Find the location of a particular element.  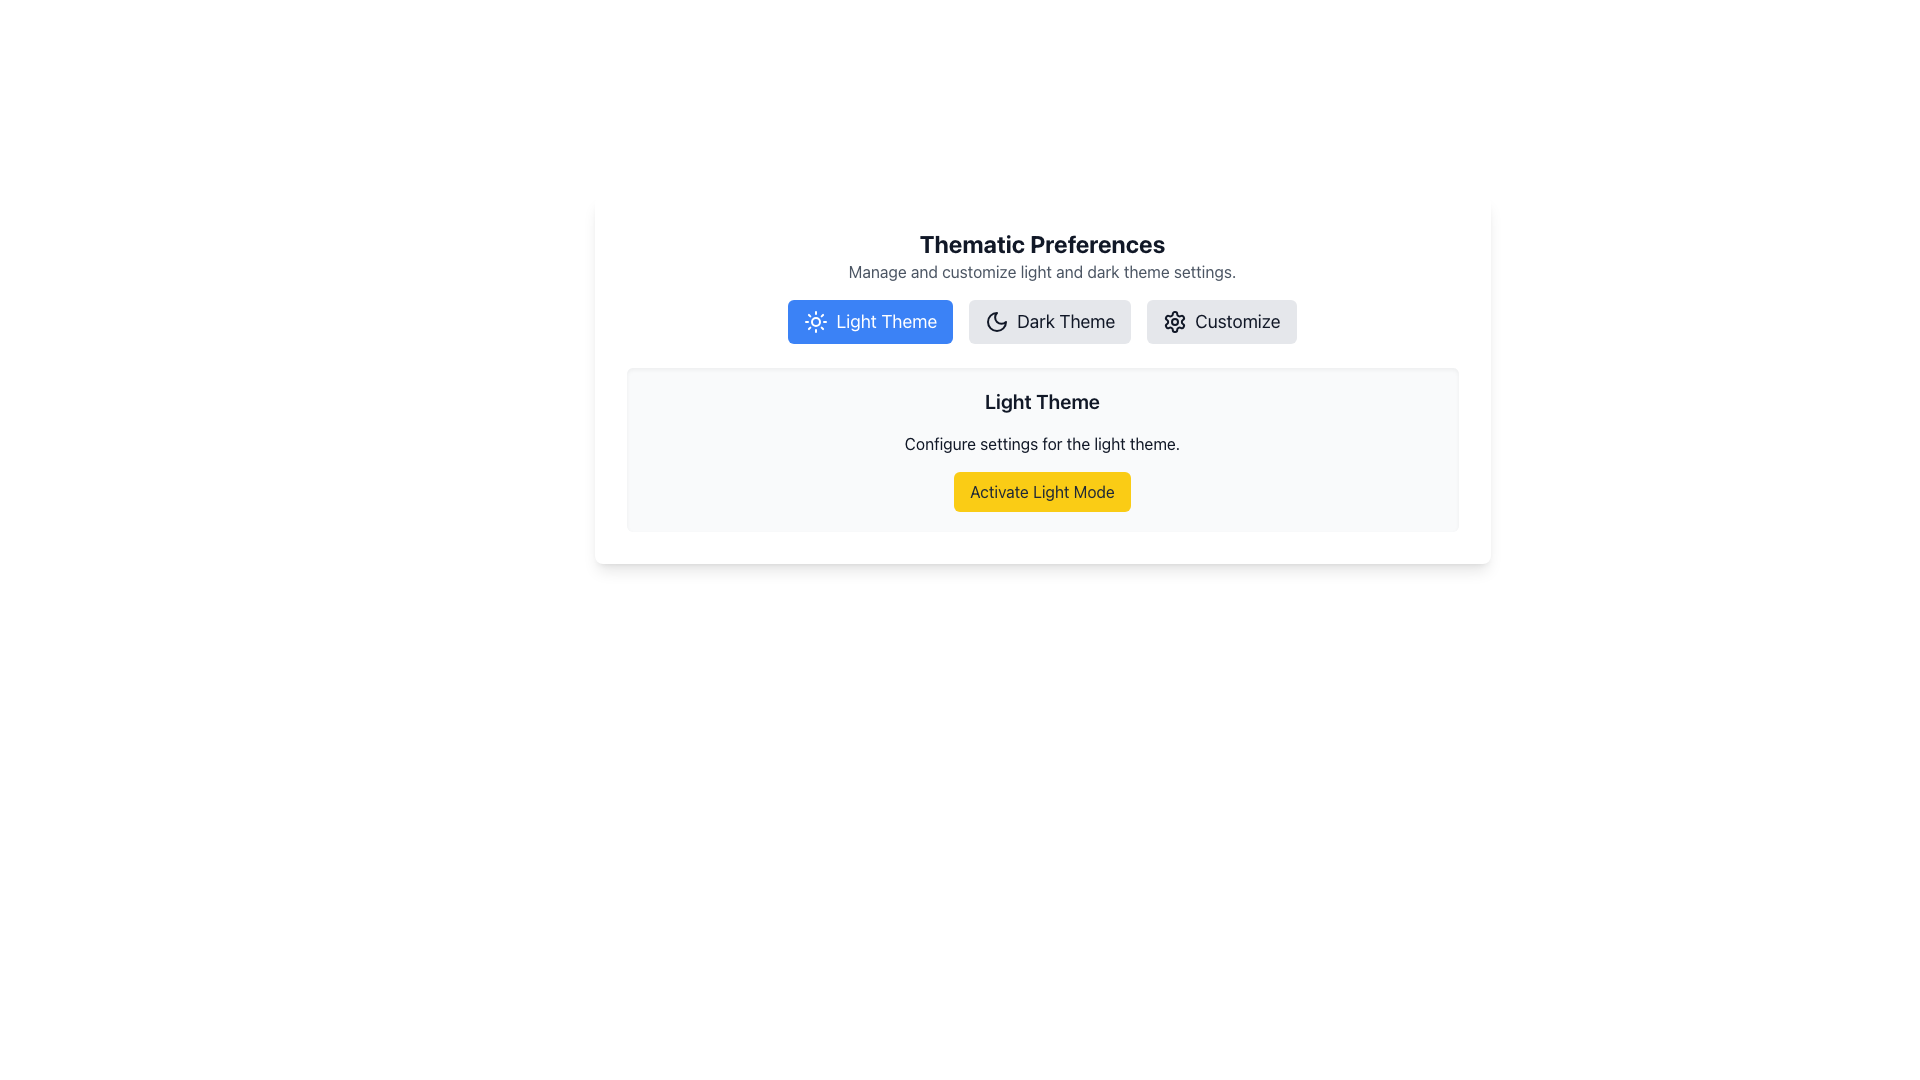

the sun icon located on the left side of the 'Light Theme' button at the top of the thematic preferences section is located at coordinates (816, 320).